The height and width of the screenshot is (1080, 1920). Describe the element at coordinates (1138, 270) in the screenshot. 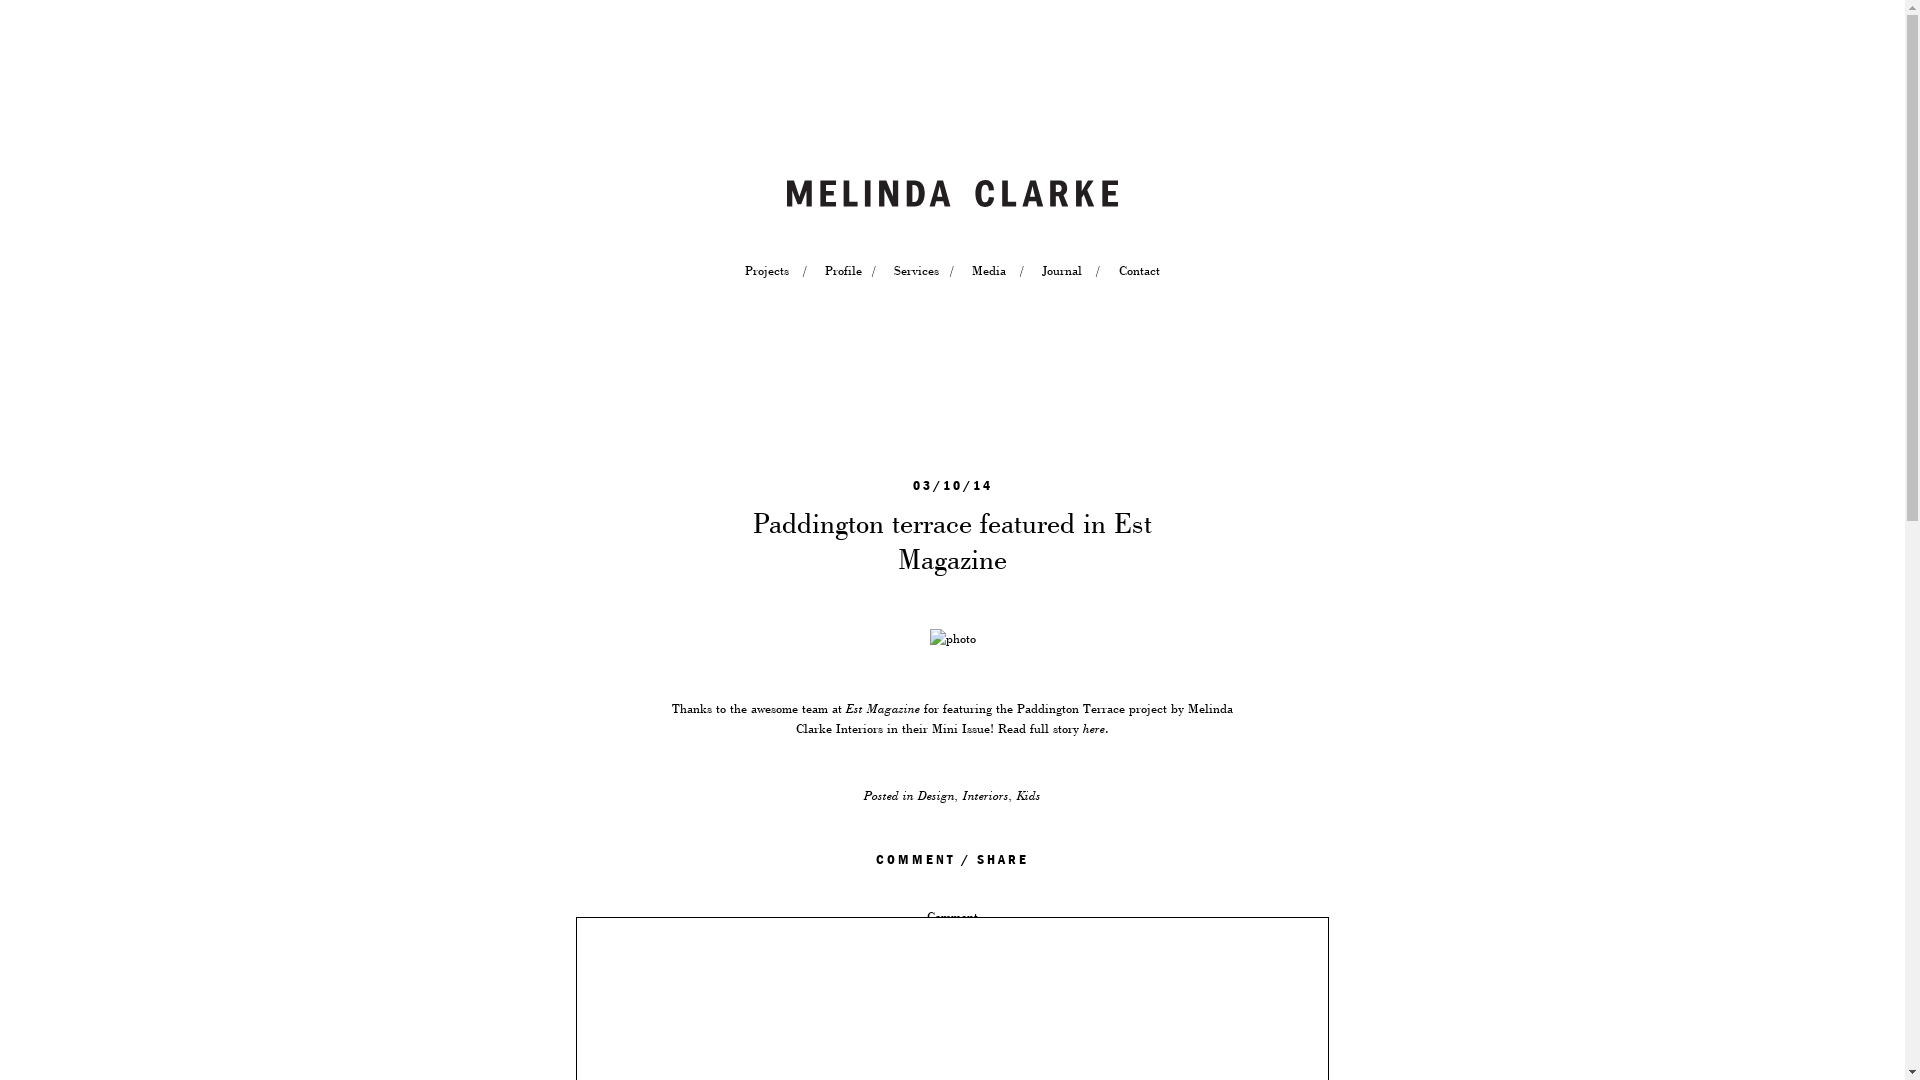

I see `'Contact'` at that location.